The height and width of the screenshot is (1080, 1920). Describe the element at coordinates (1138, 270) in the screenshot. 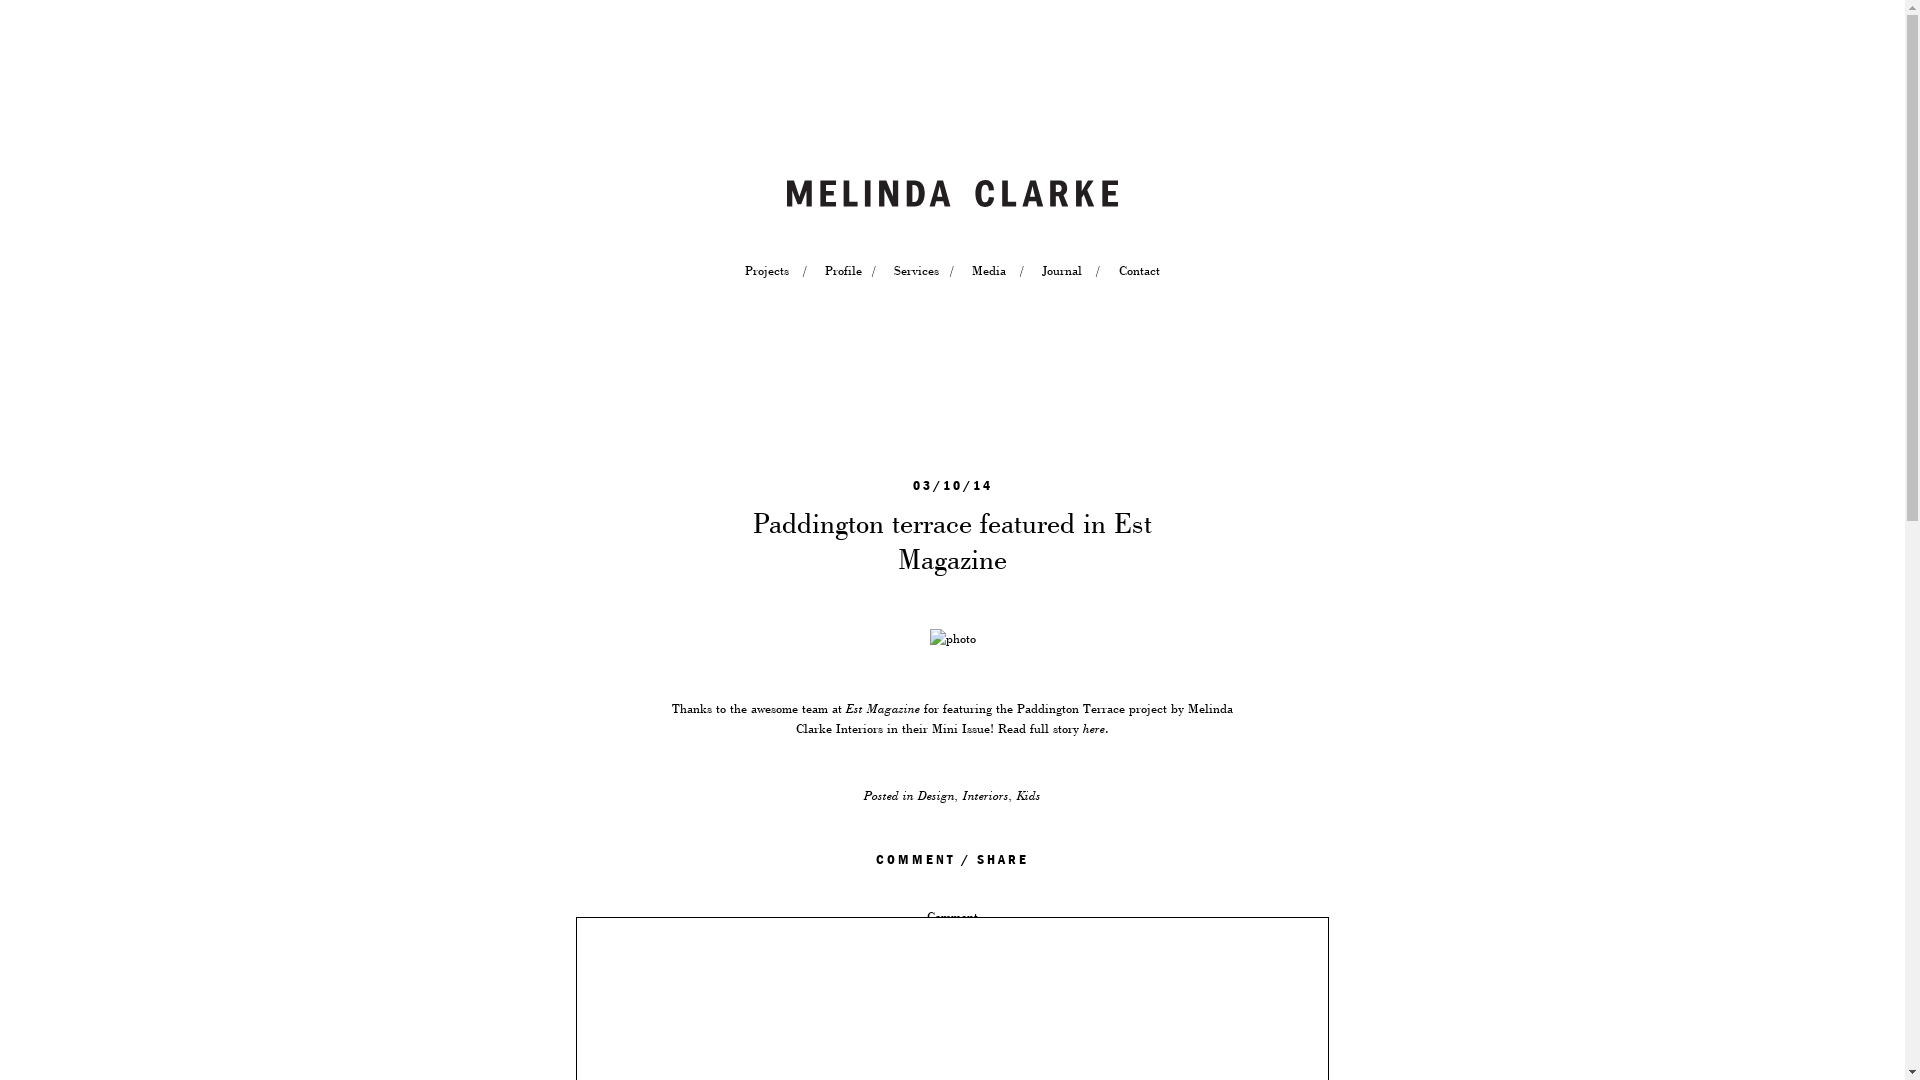

I see `'Contact'` at that location.